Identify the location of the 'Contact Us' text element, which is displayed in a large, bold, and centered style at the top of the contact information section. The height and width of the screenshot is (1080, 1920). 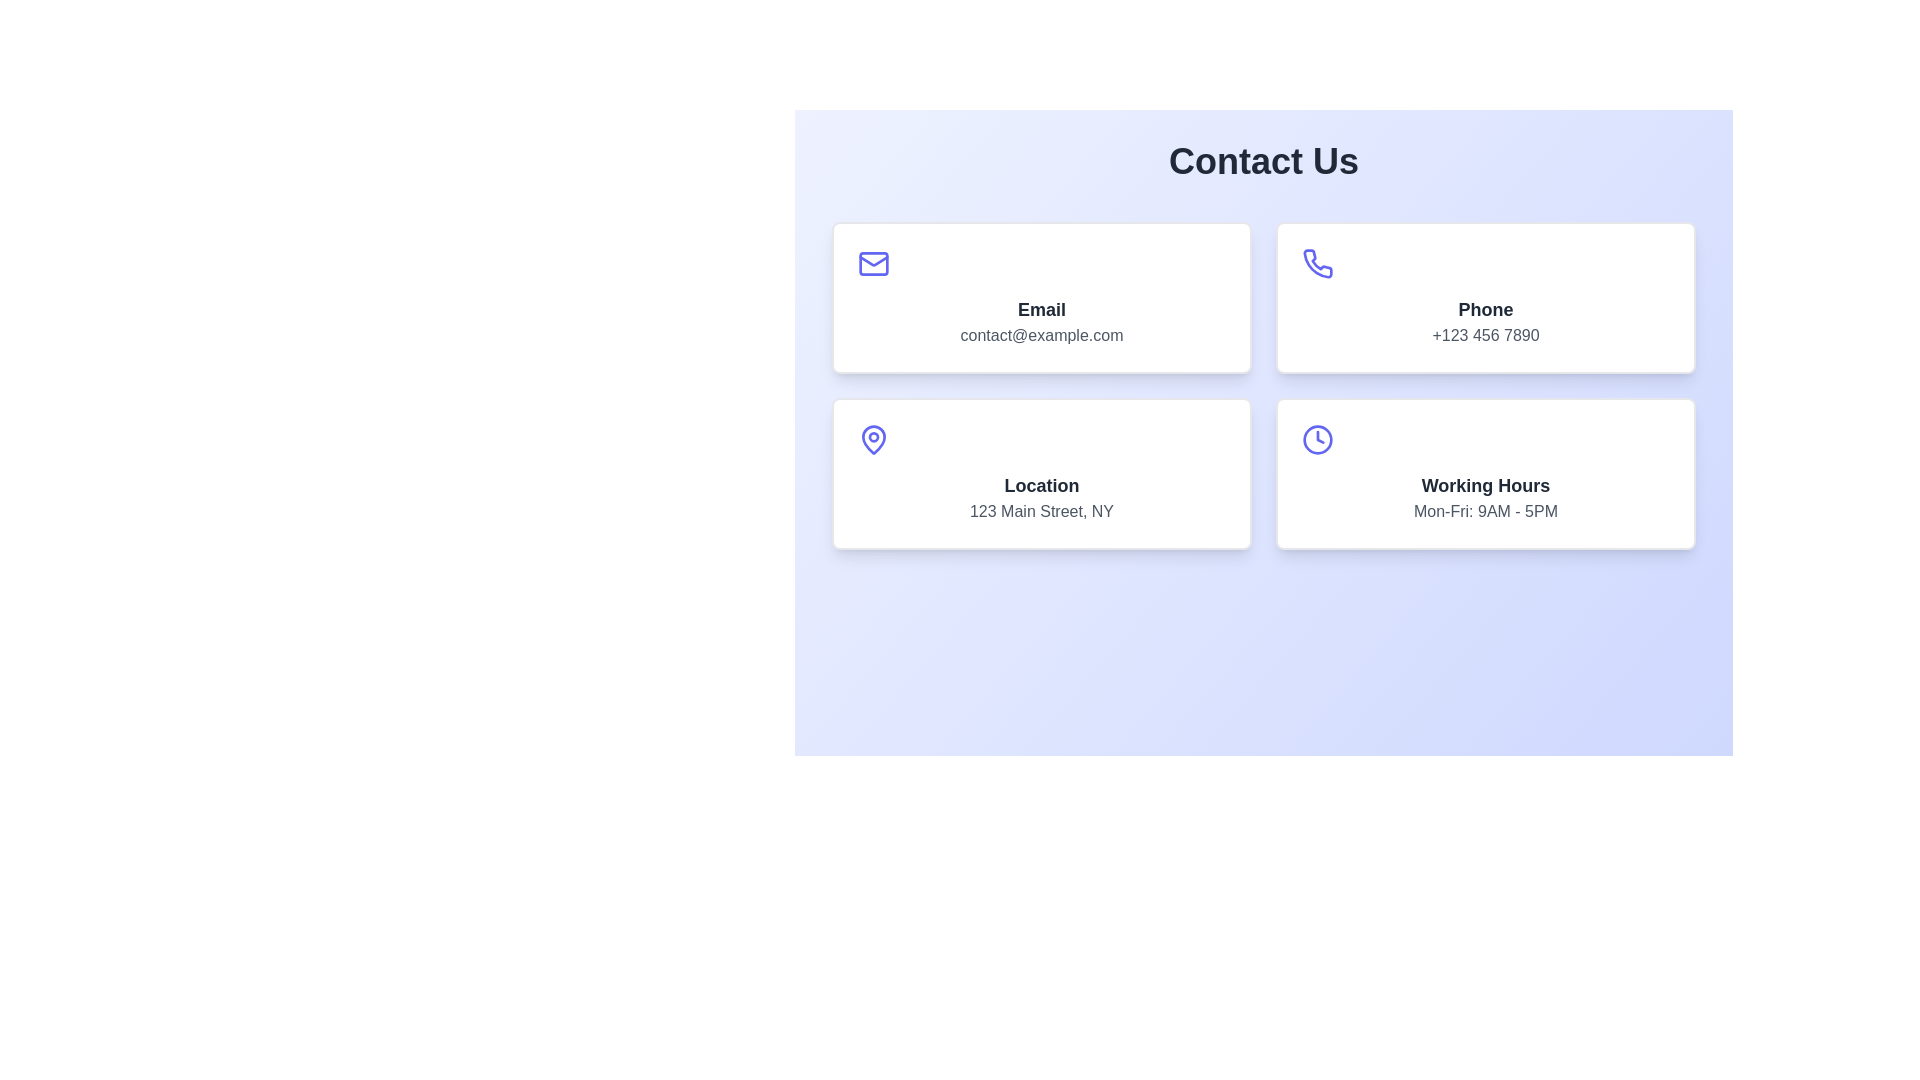
(1262, 161).